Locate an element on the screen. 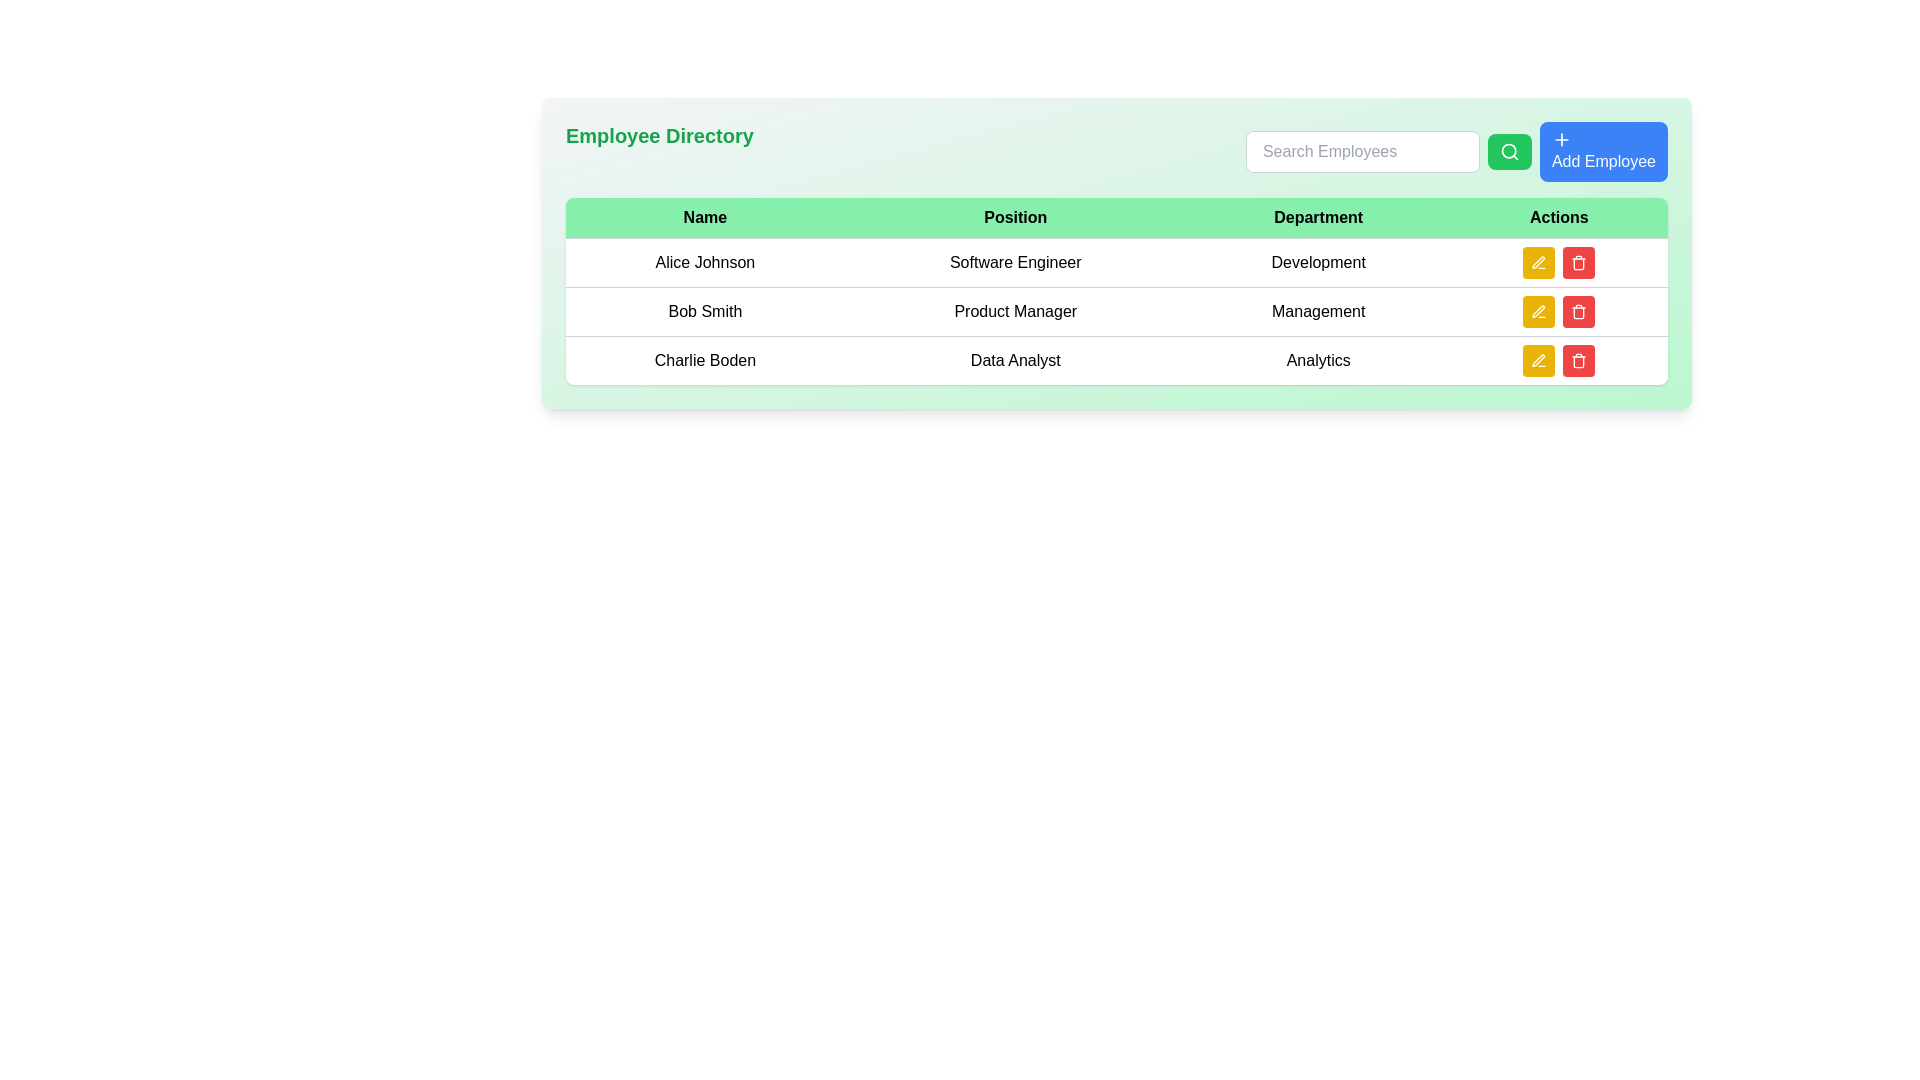  the delete button represented by a trash bin icon, which is the second button in the 'Actions' column of the last row of the employee table is located at coordinates (1578, 361).